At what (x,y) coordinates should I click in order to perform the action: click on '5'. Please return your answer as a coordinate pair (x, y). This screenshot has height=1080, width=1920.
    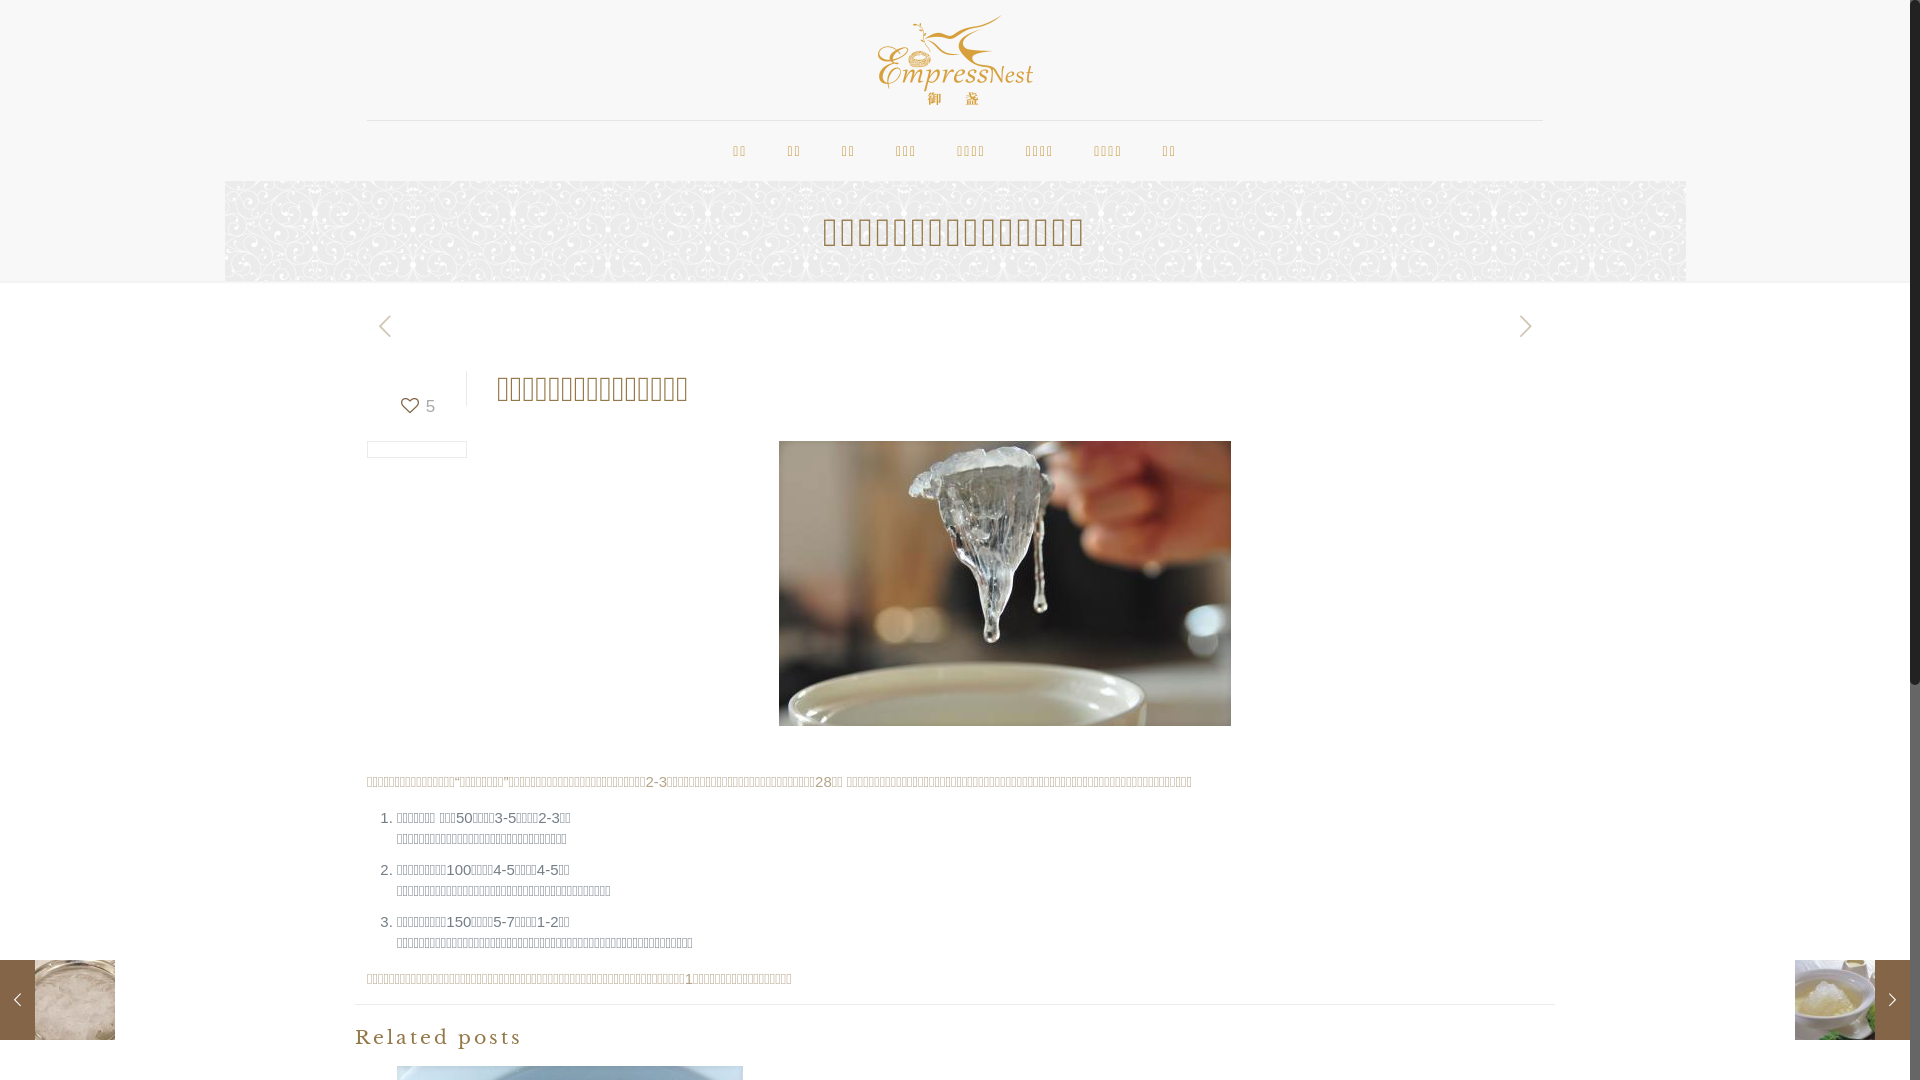
    Looking at the image, I should click on (398, 405).